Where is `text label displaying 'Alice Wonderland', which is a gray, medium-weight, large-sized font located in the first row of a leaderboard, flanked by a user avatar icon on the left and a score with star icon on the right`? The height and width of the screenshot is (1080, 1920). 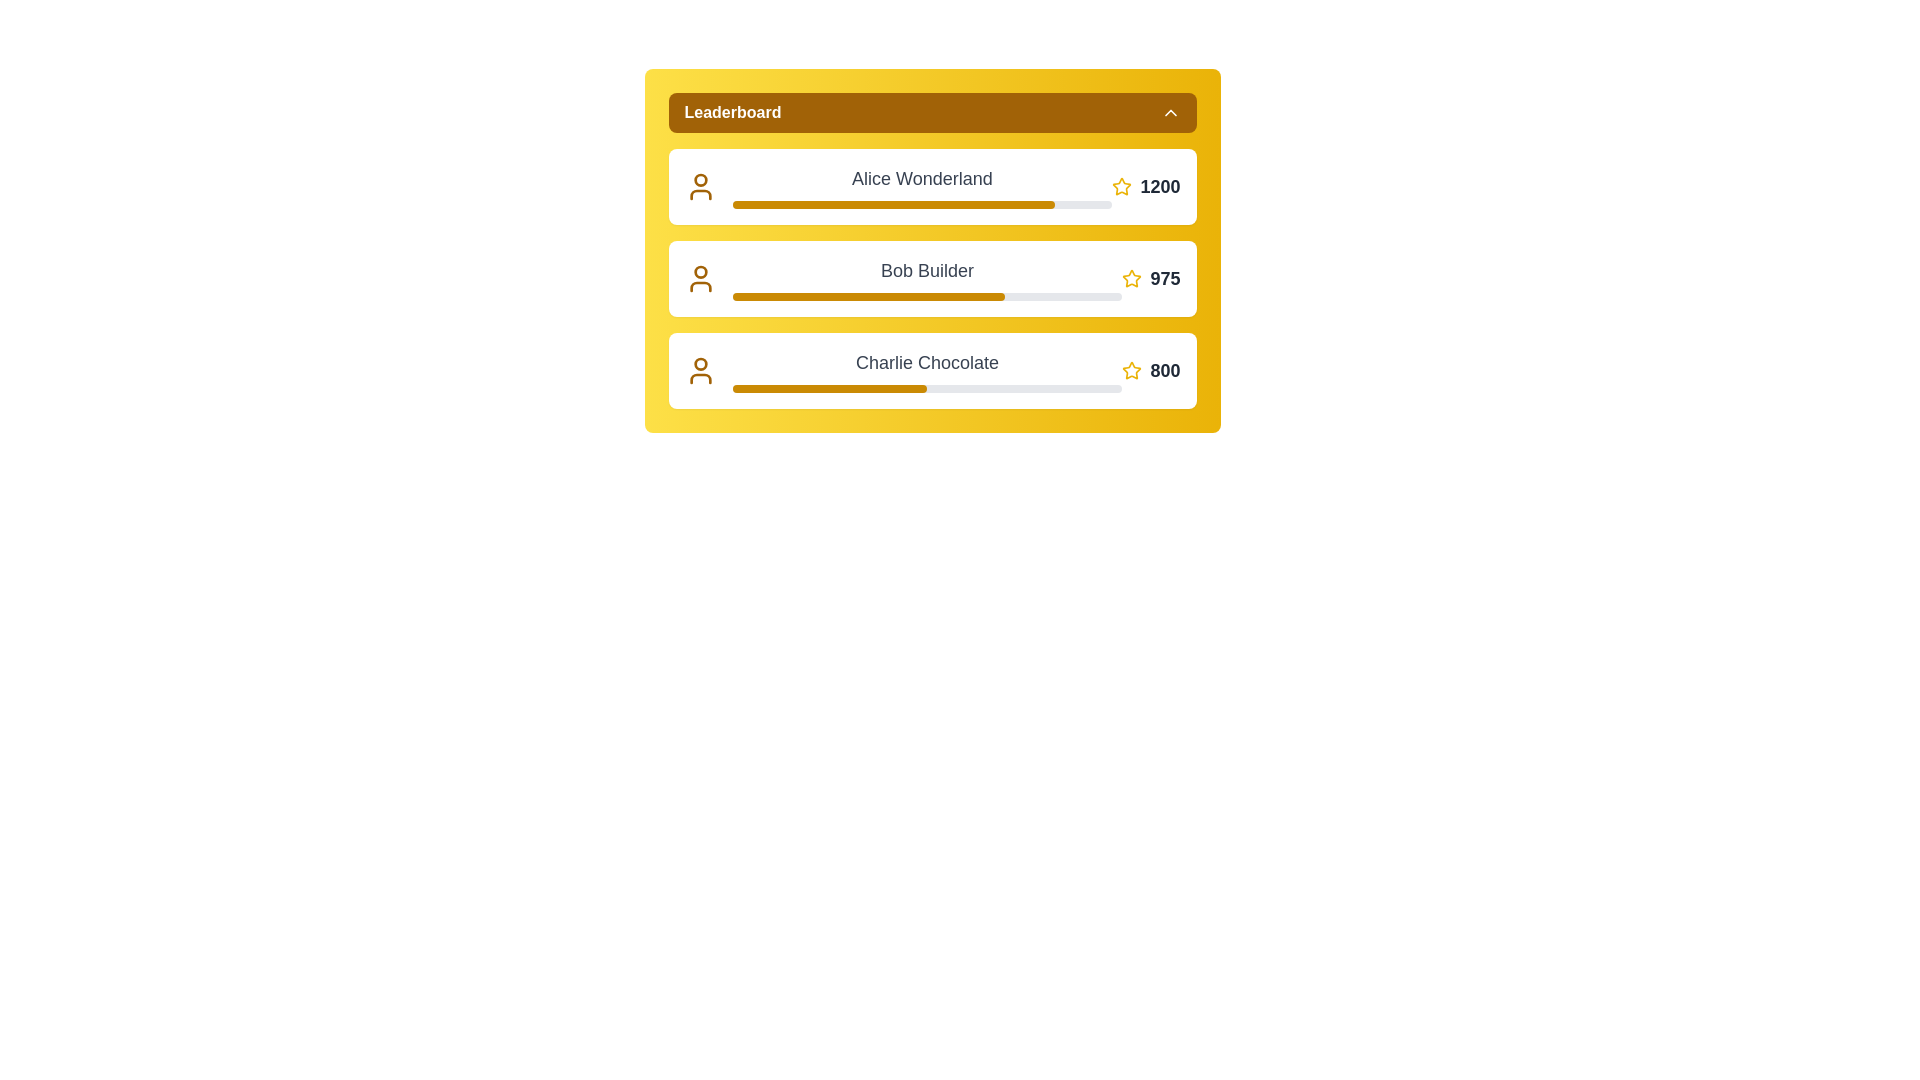
text label displaying 'Alice Wonderland', which is a gray, medium-weight, large-sized font located in the first row of a leaderboard, flanked by a user avatar icon on the left and a score with star icon on the right is located at coordinates (921, 177).